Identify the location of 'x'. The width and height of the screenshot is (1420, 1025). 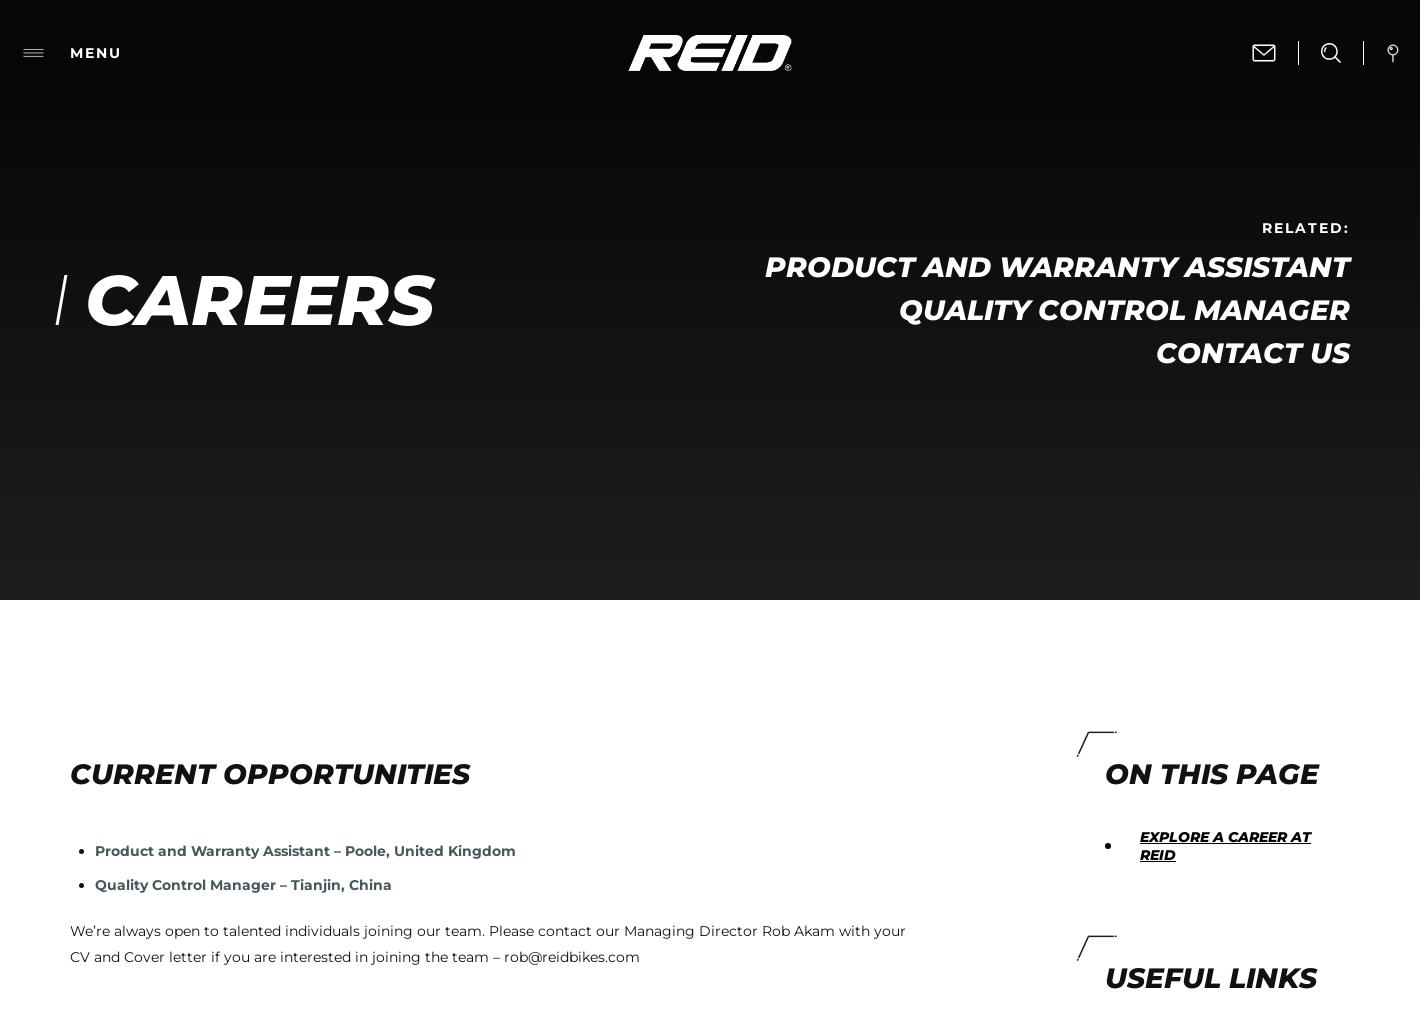
(1029, 792).